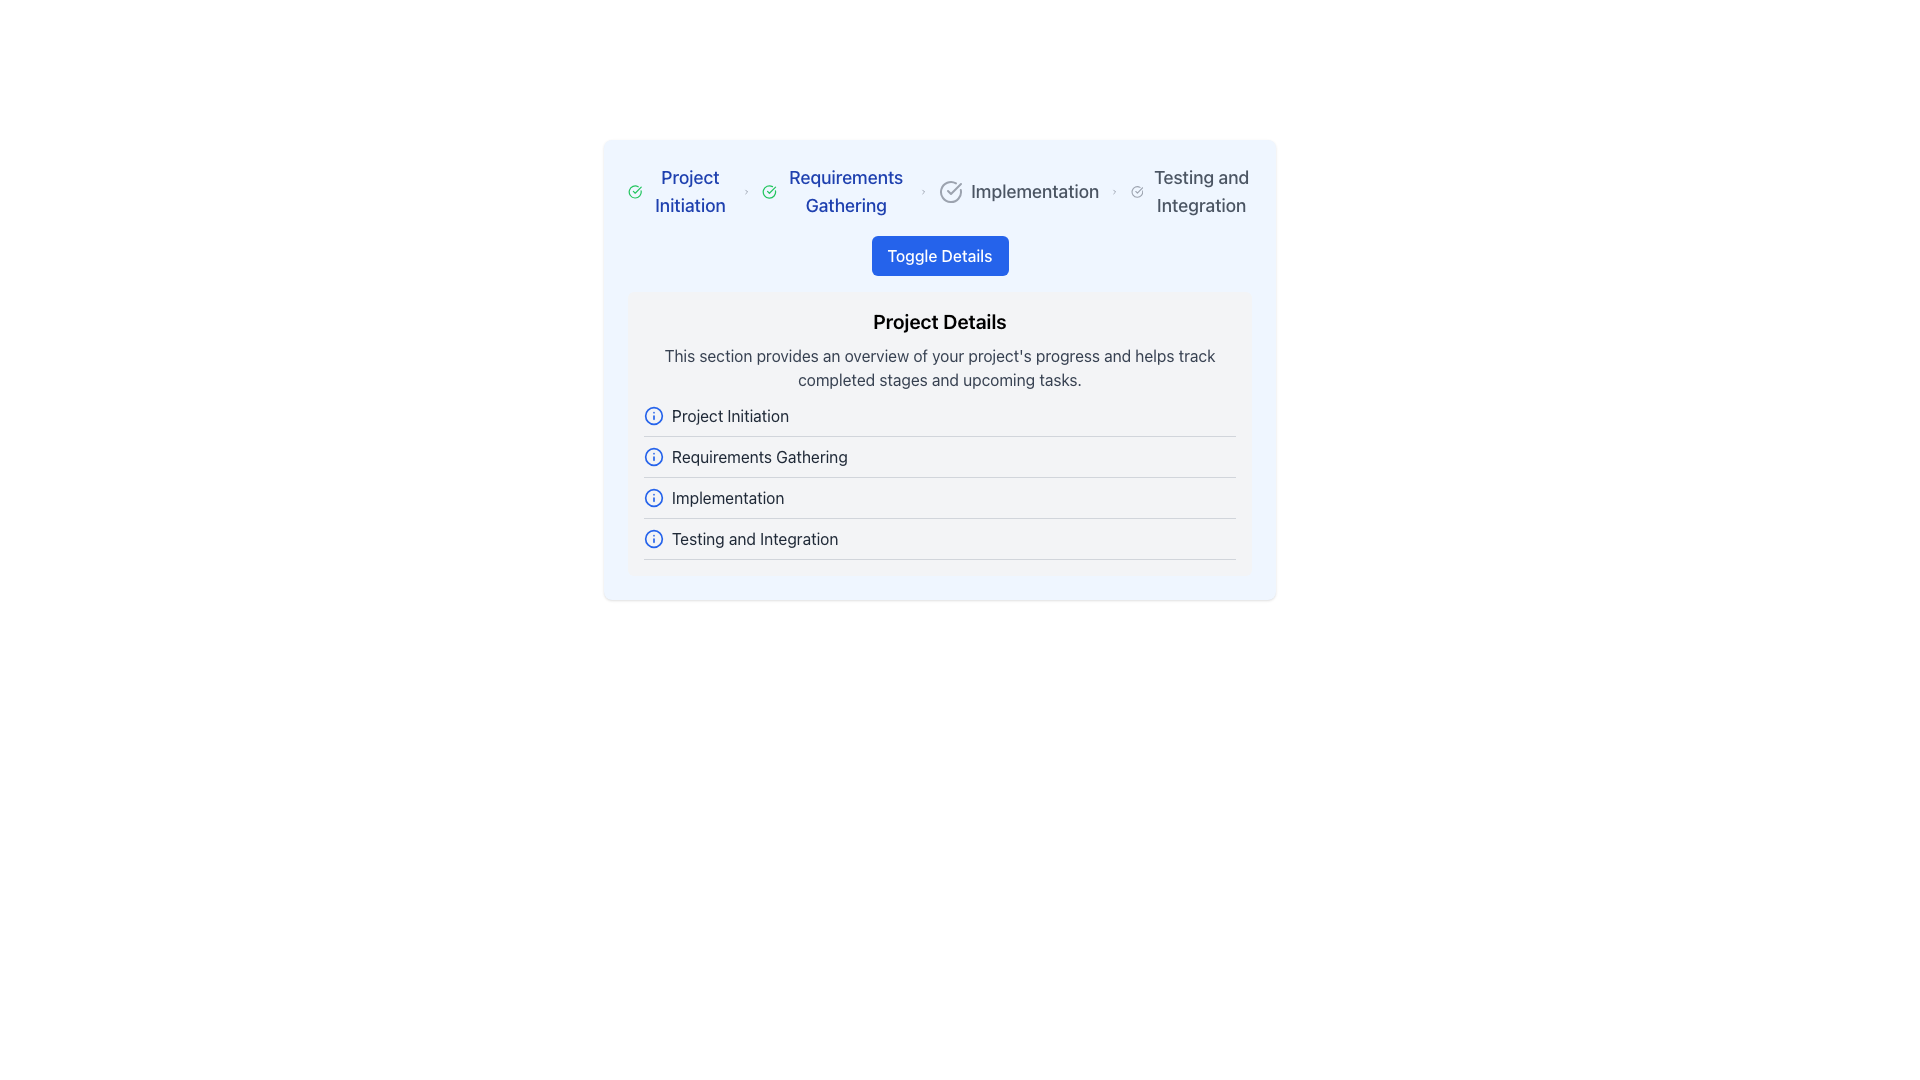  Describe the element at coordinates (939, 367) in the screenshot. I see `descriptive text block that provides context and guidance about the project's progress, located below the 'Project Details' heading` at that location.